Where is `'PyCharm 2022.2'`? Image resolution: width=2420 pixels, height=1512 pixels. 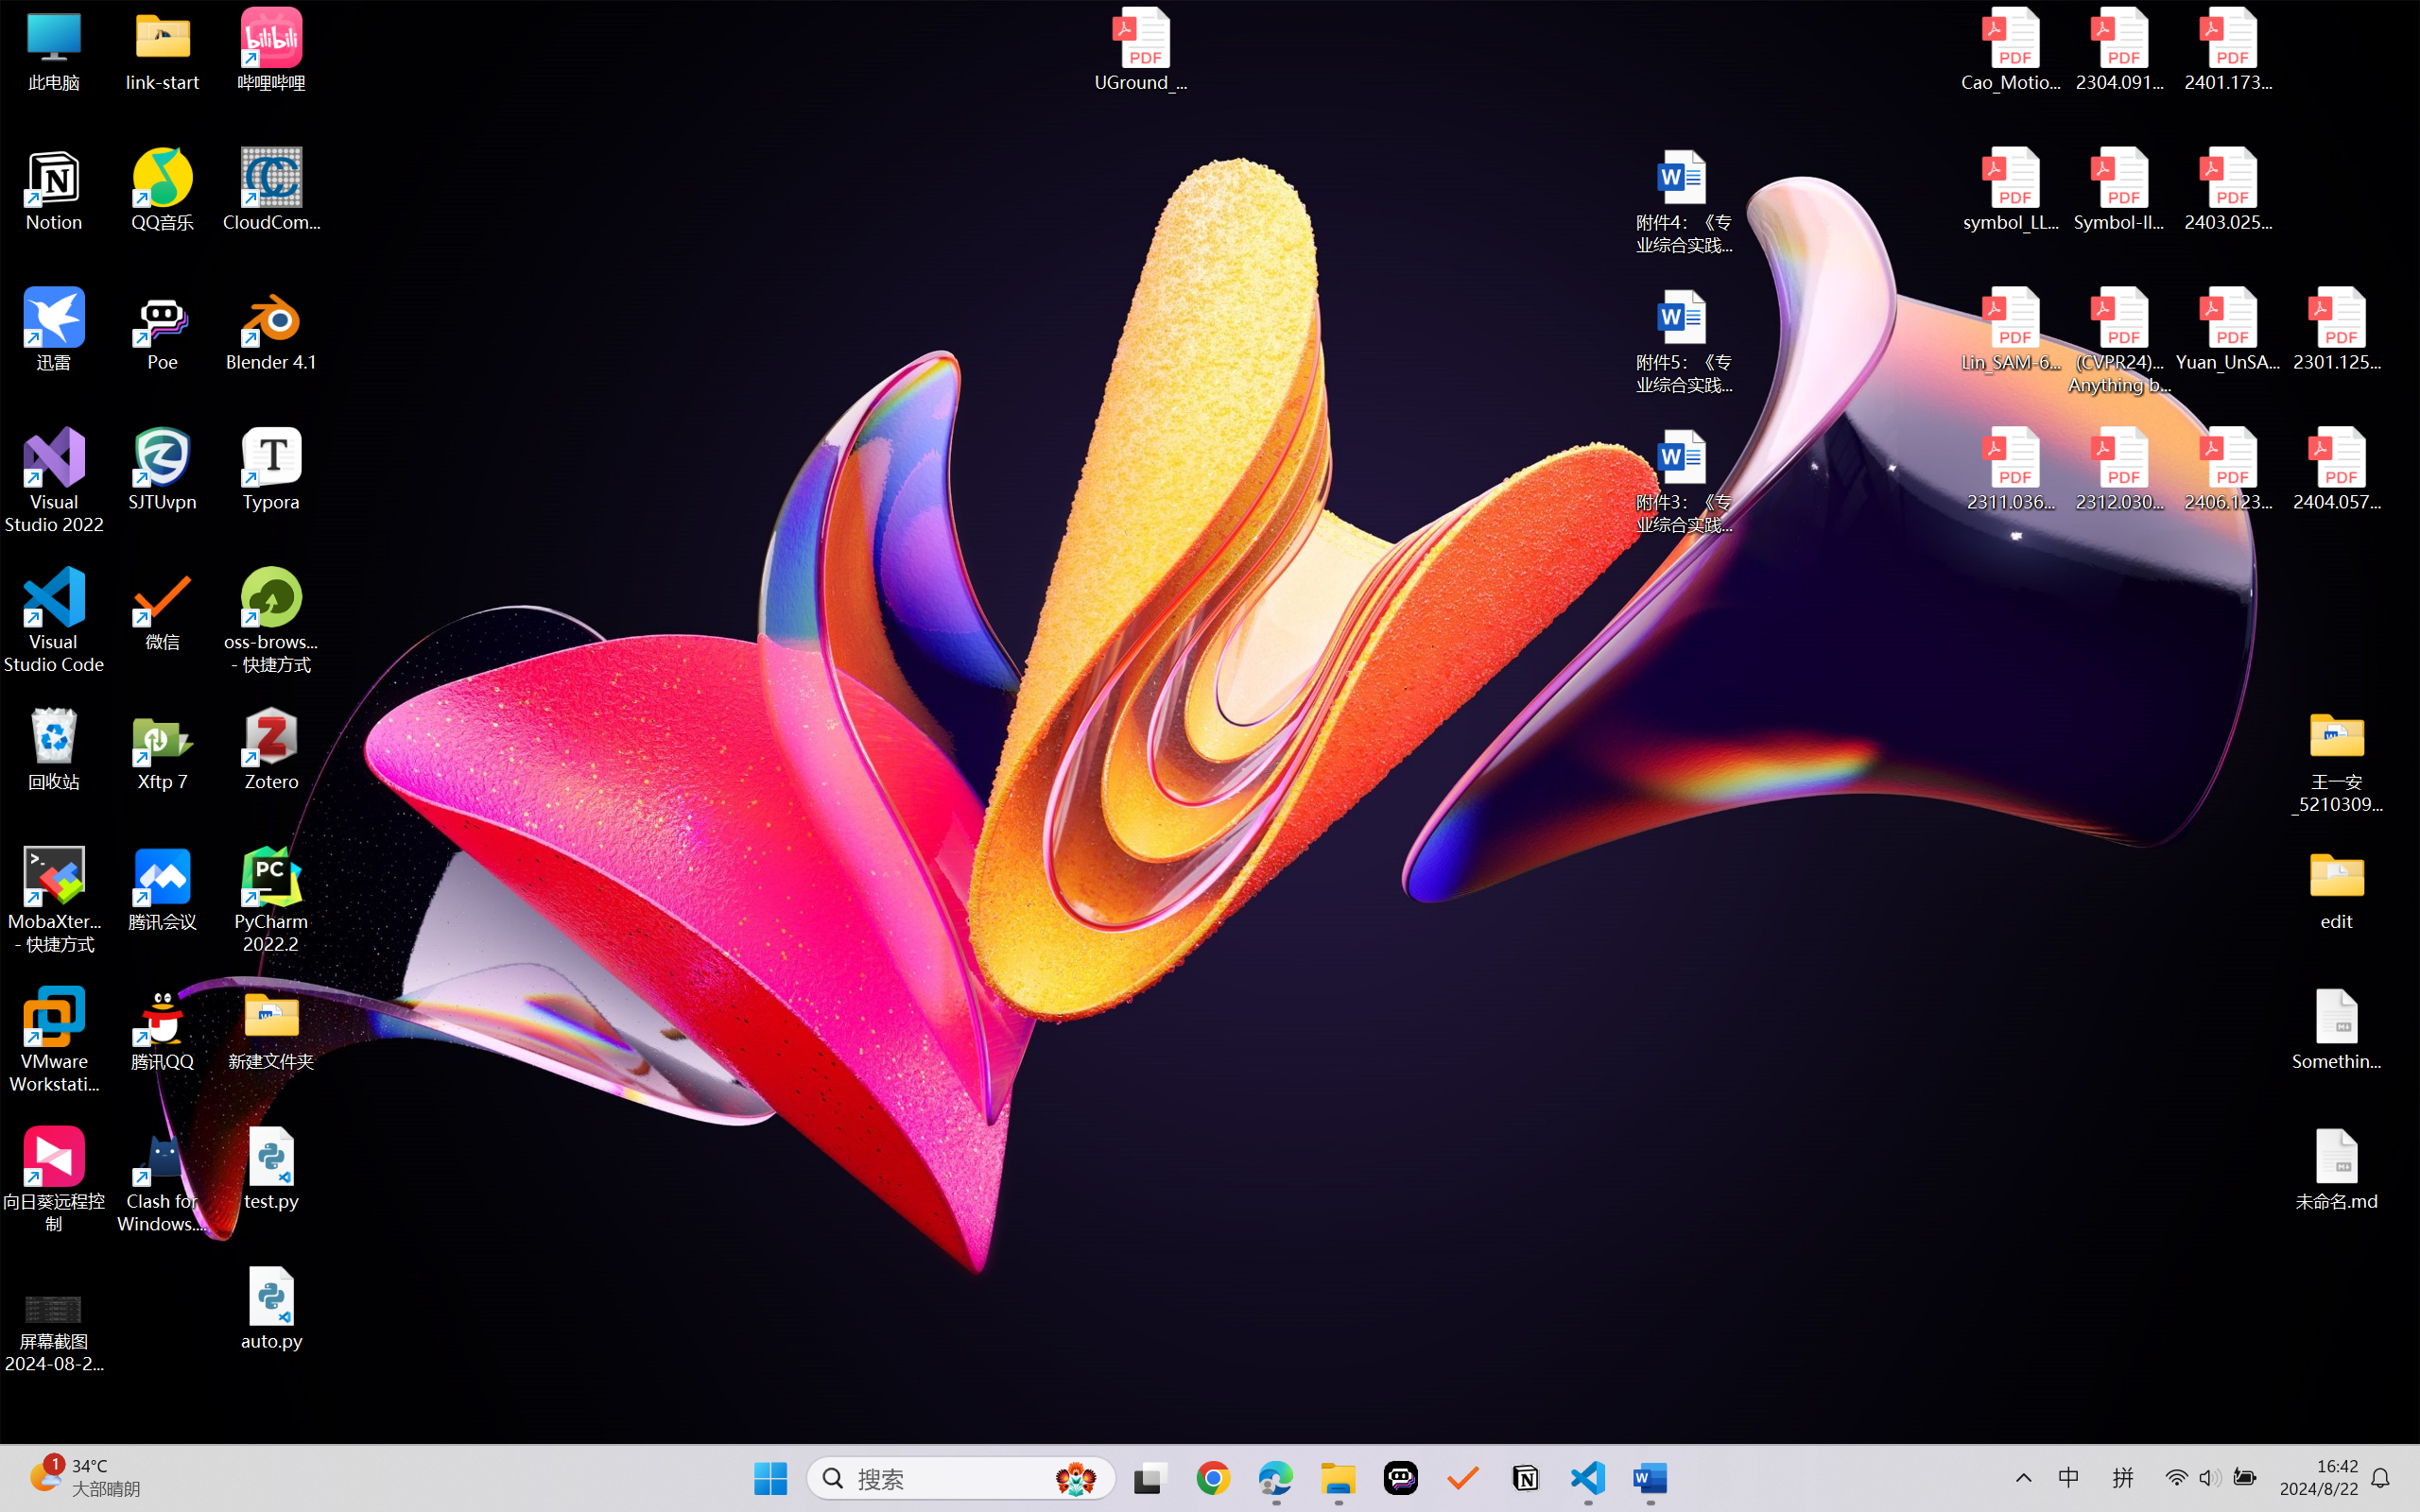
'PyCharm 2022.2' is located at coordinates (271, 900).